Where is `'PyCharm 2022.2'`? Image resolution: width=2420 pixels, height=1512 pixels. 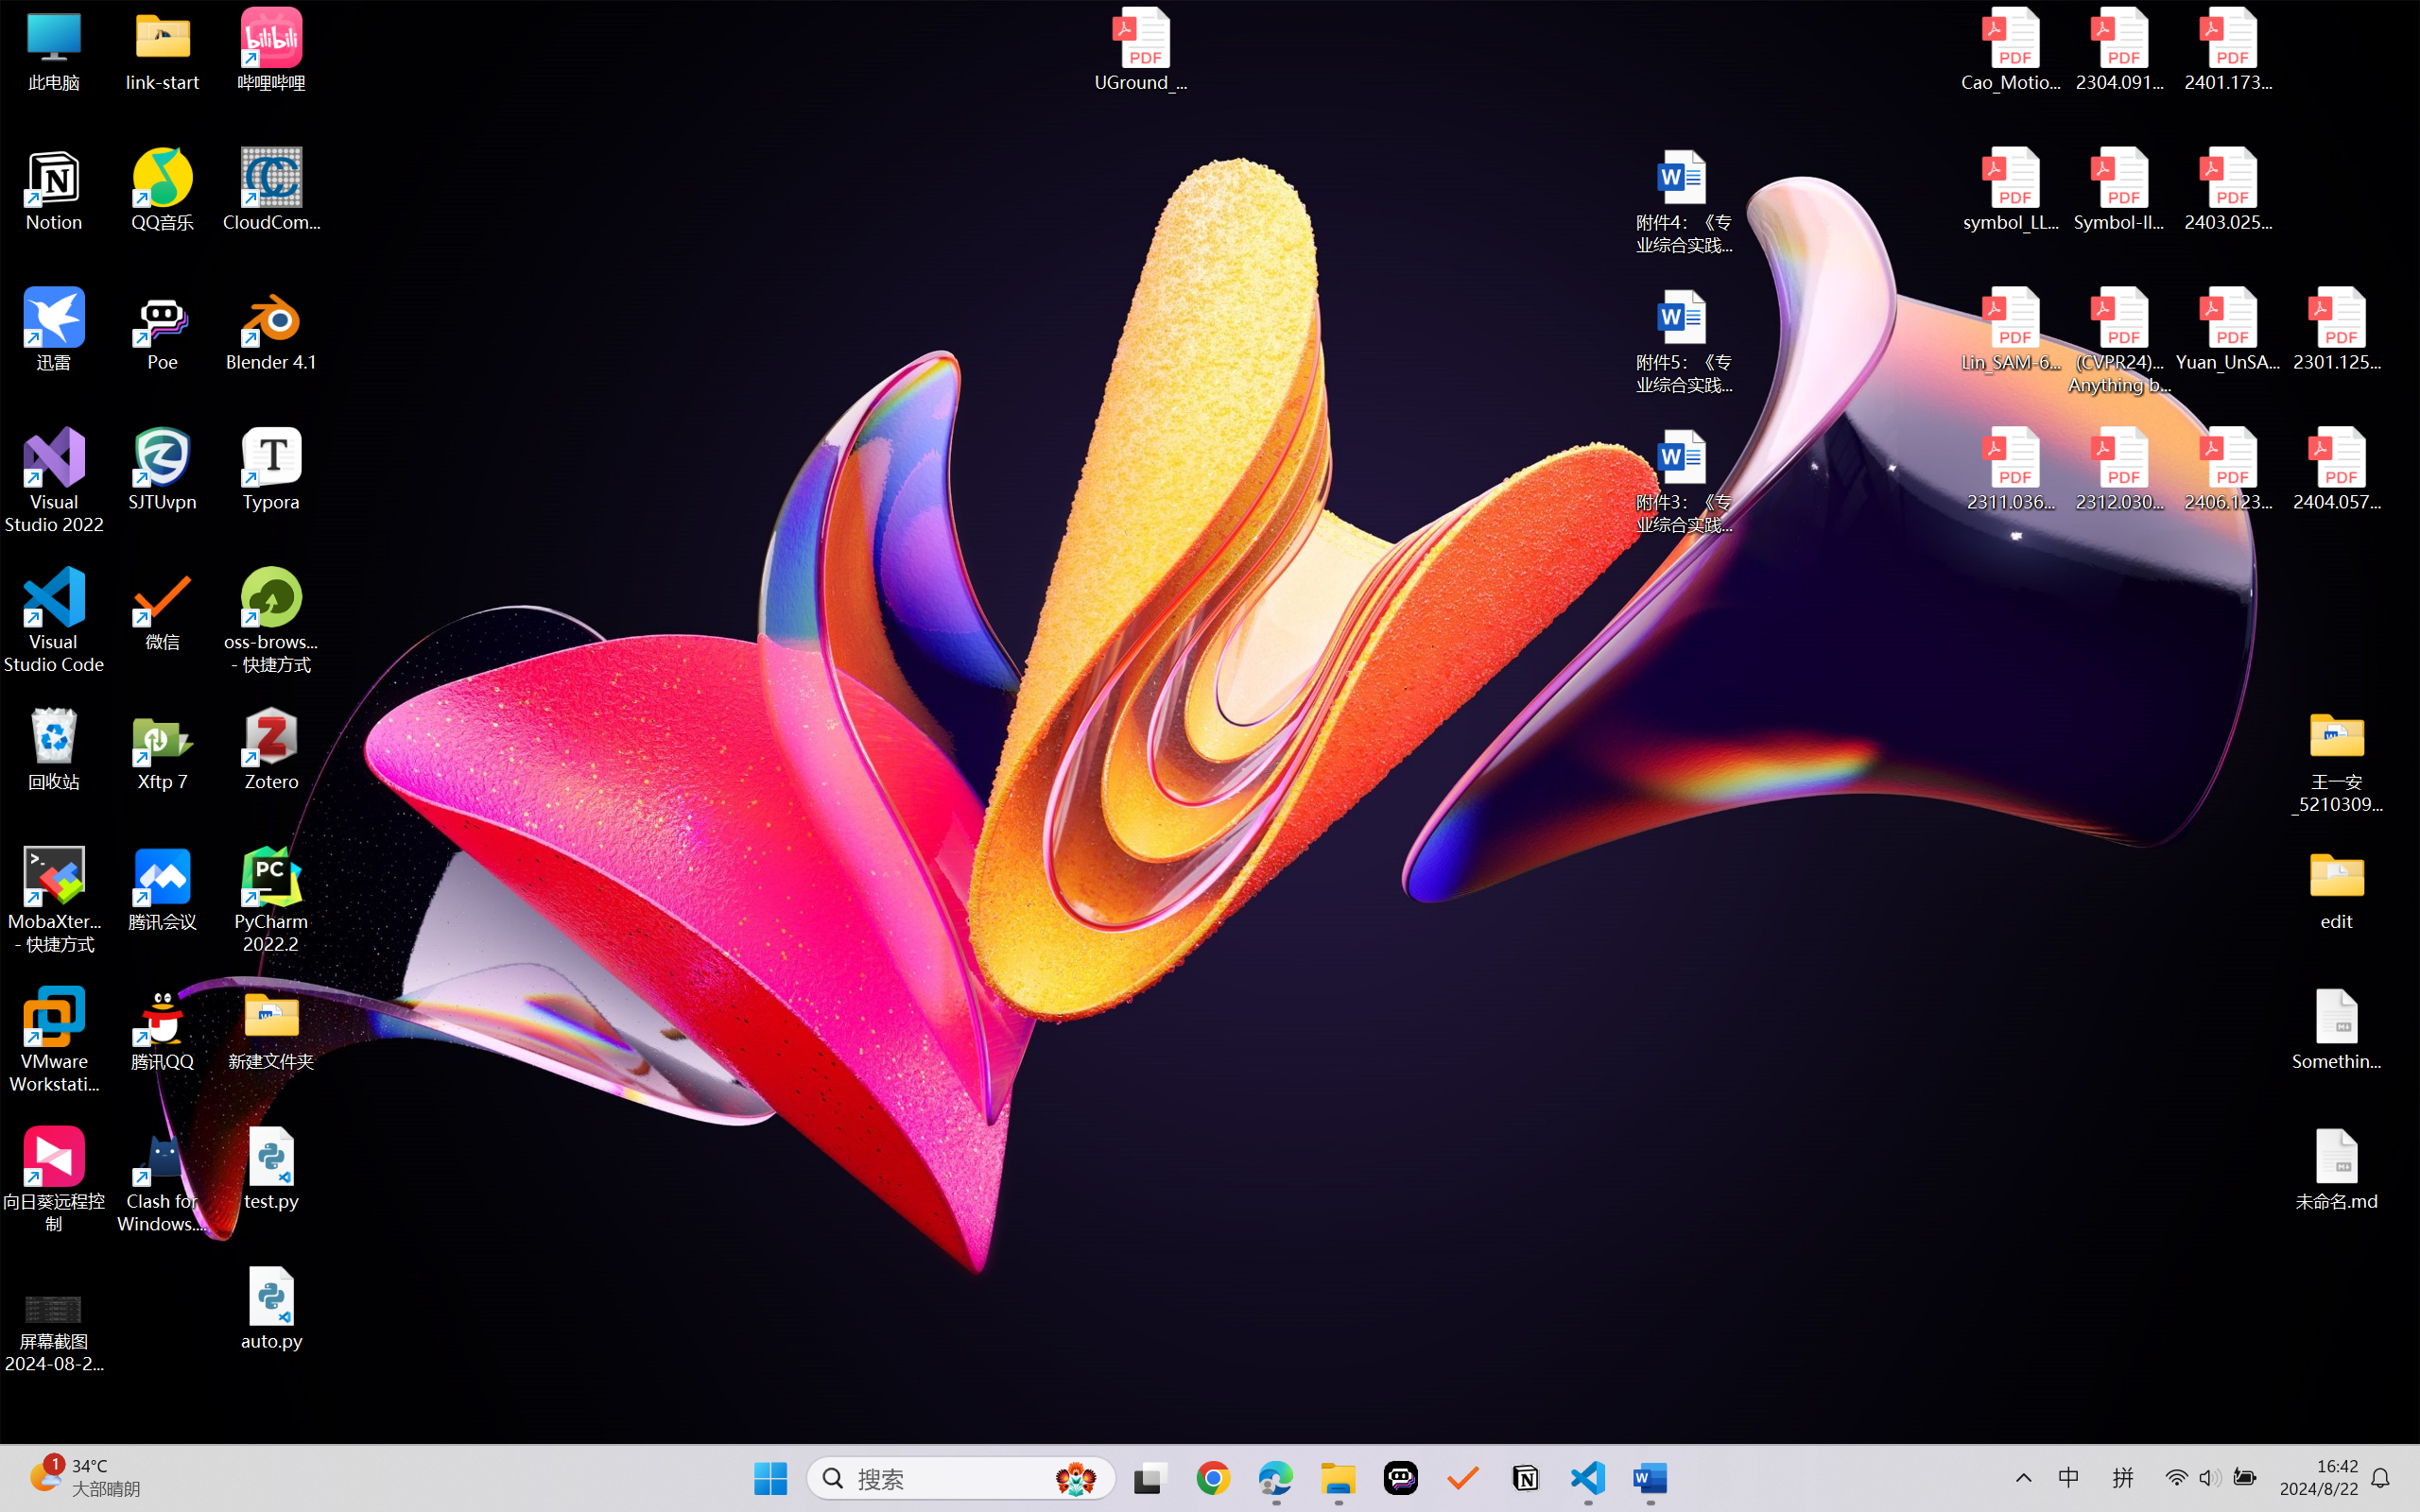
'PyCharm 2022.2' is located at coordinates (271, 900).